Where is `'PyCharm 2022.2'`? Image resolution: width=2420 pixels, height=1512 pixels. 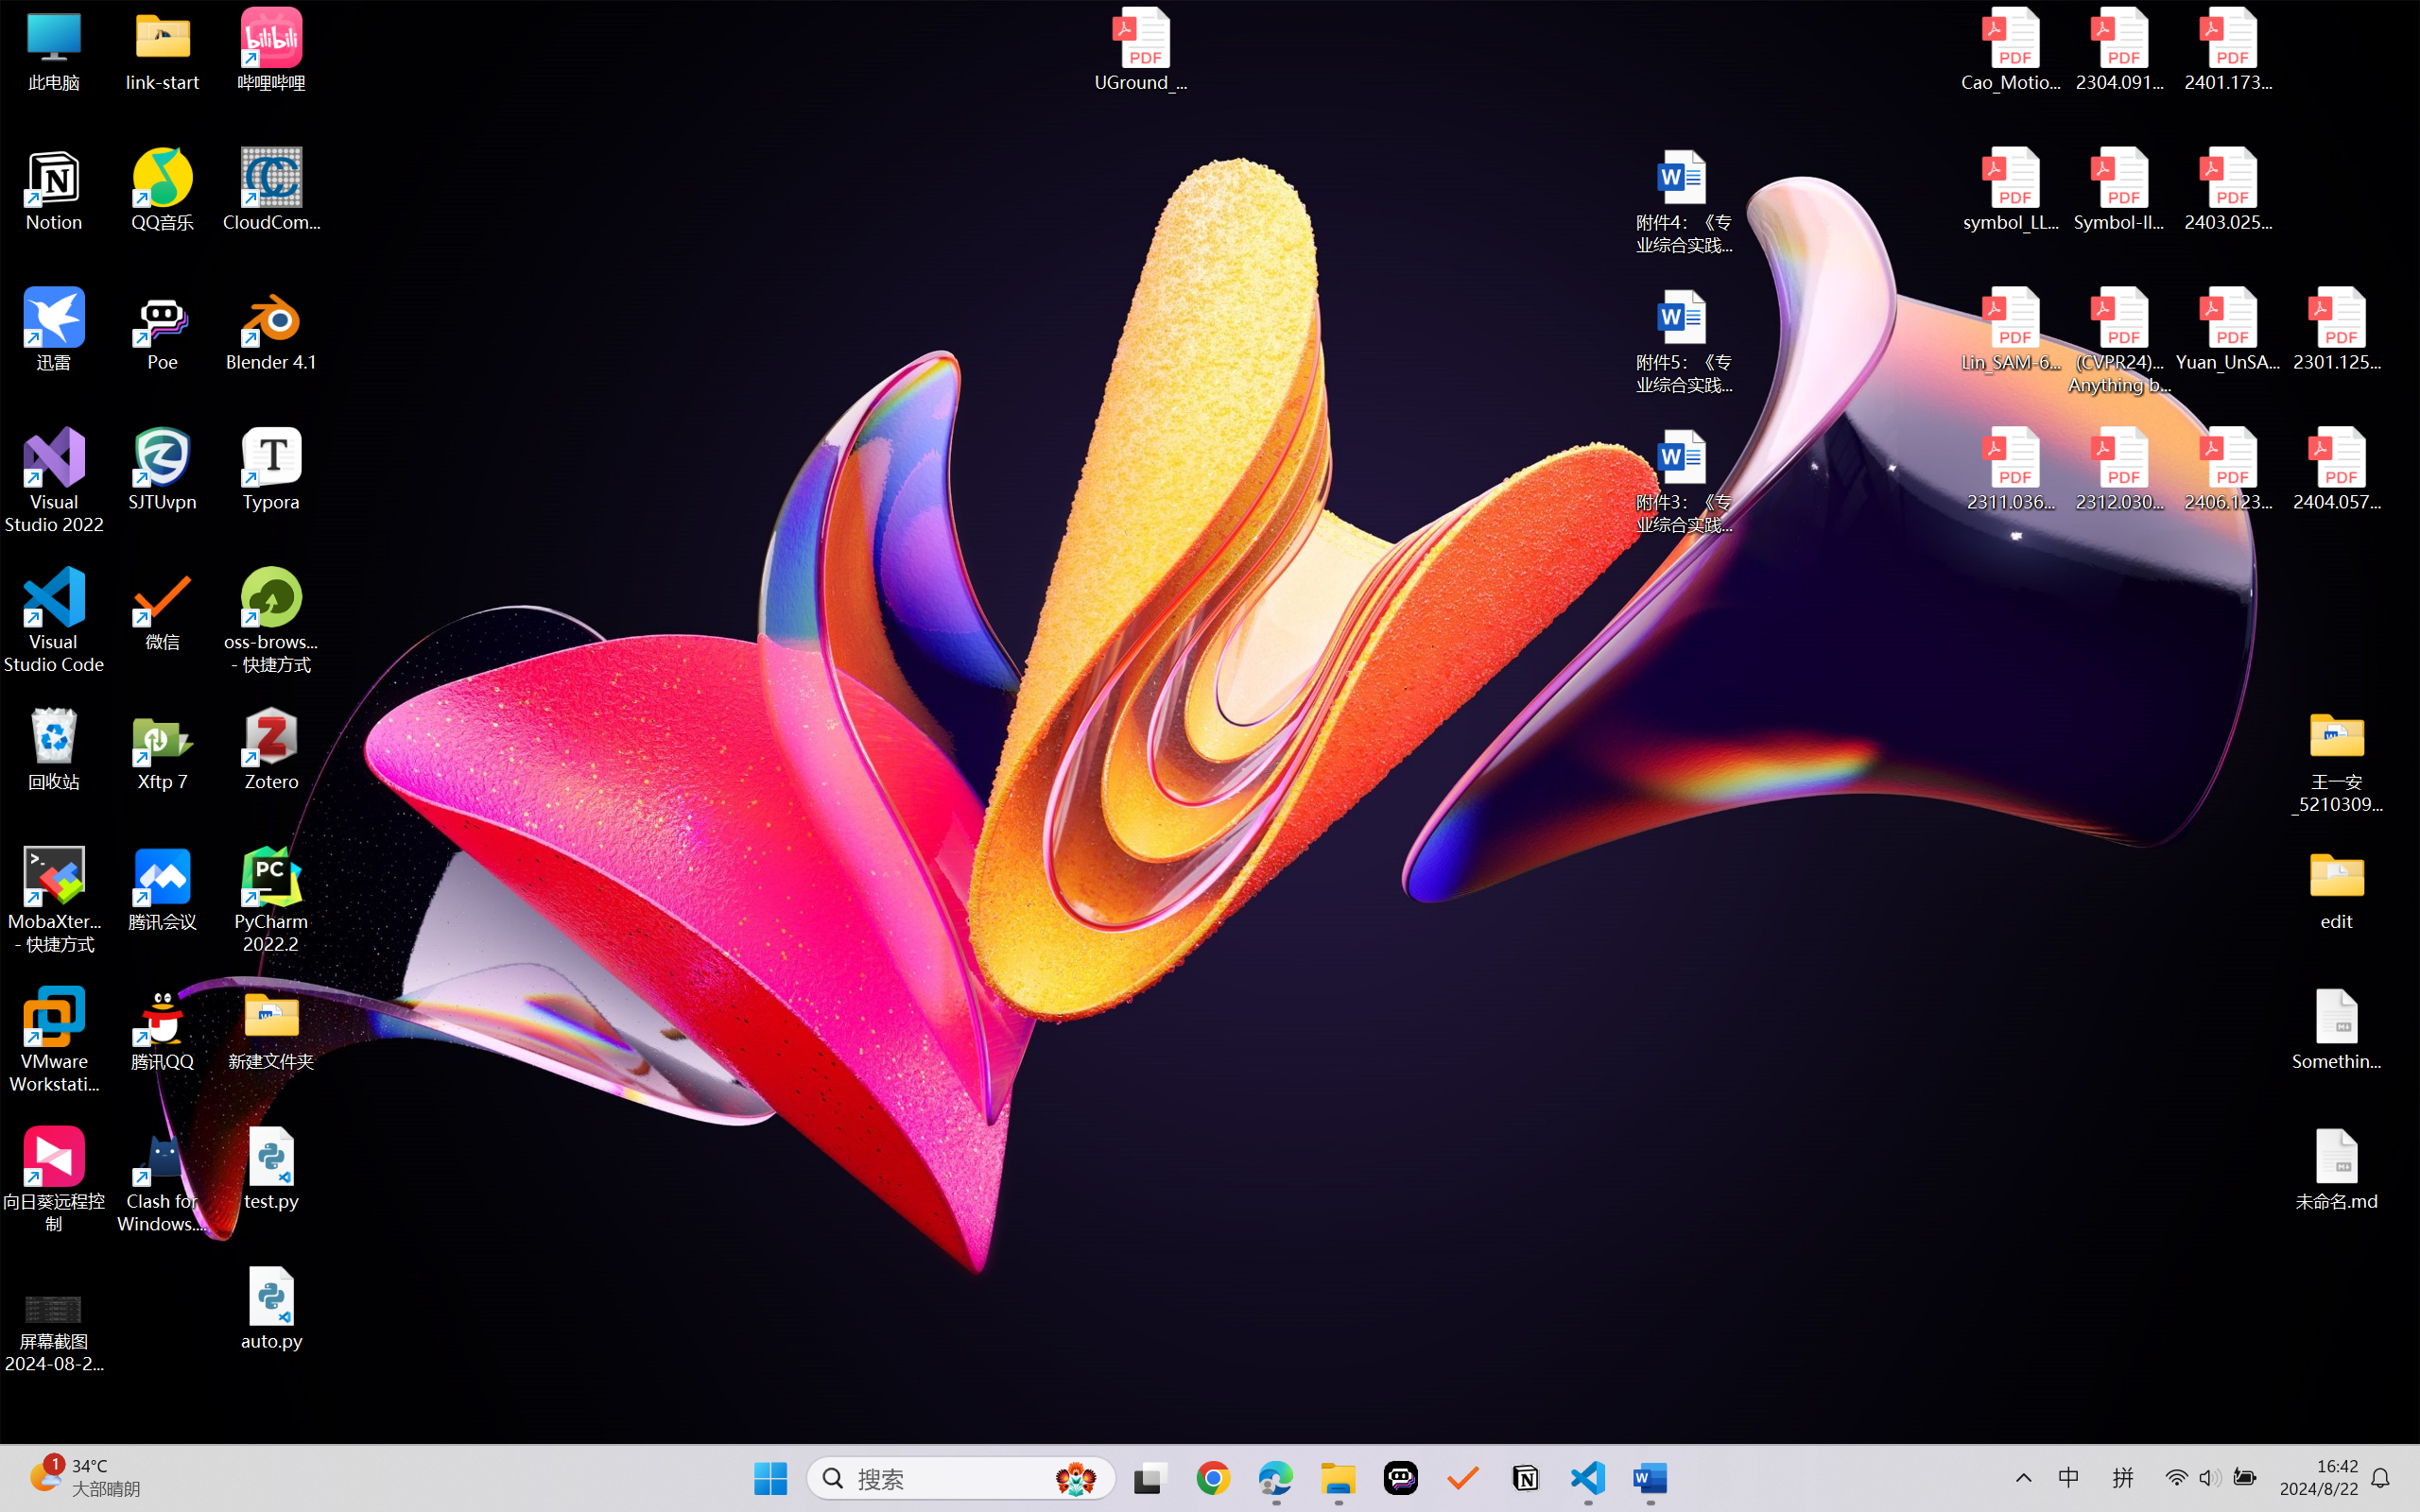
'PyCharm 2022.2' is located at coordinates (271, 900).